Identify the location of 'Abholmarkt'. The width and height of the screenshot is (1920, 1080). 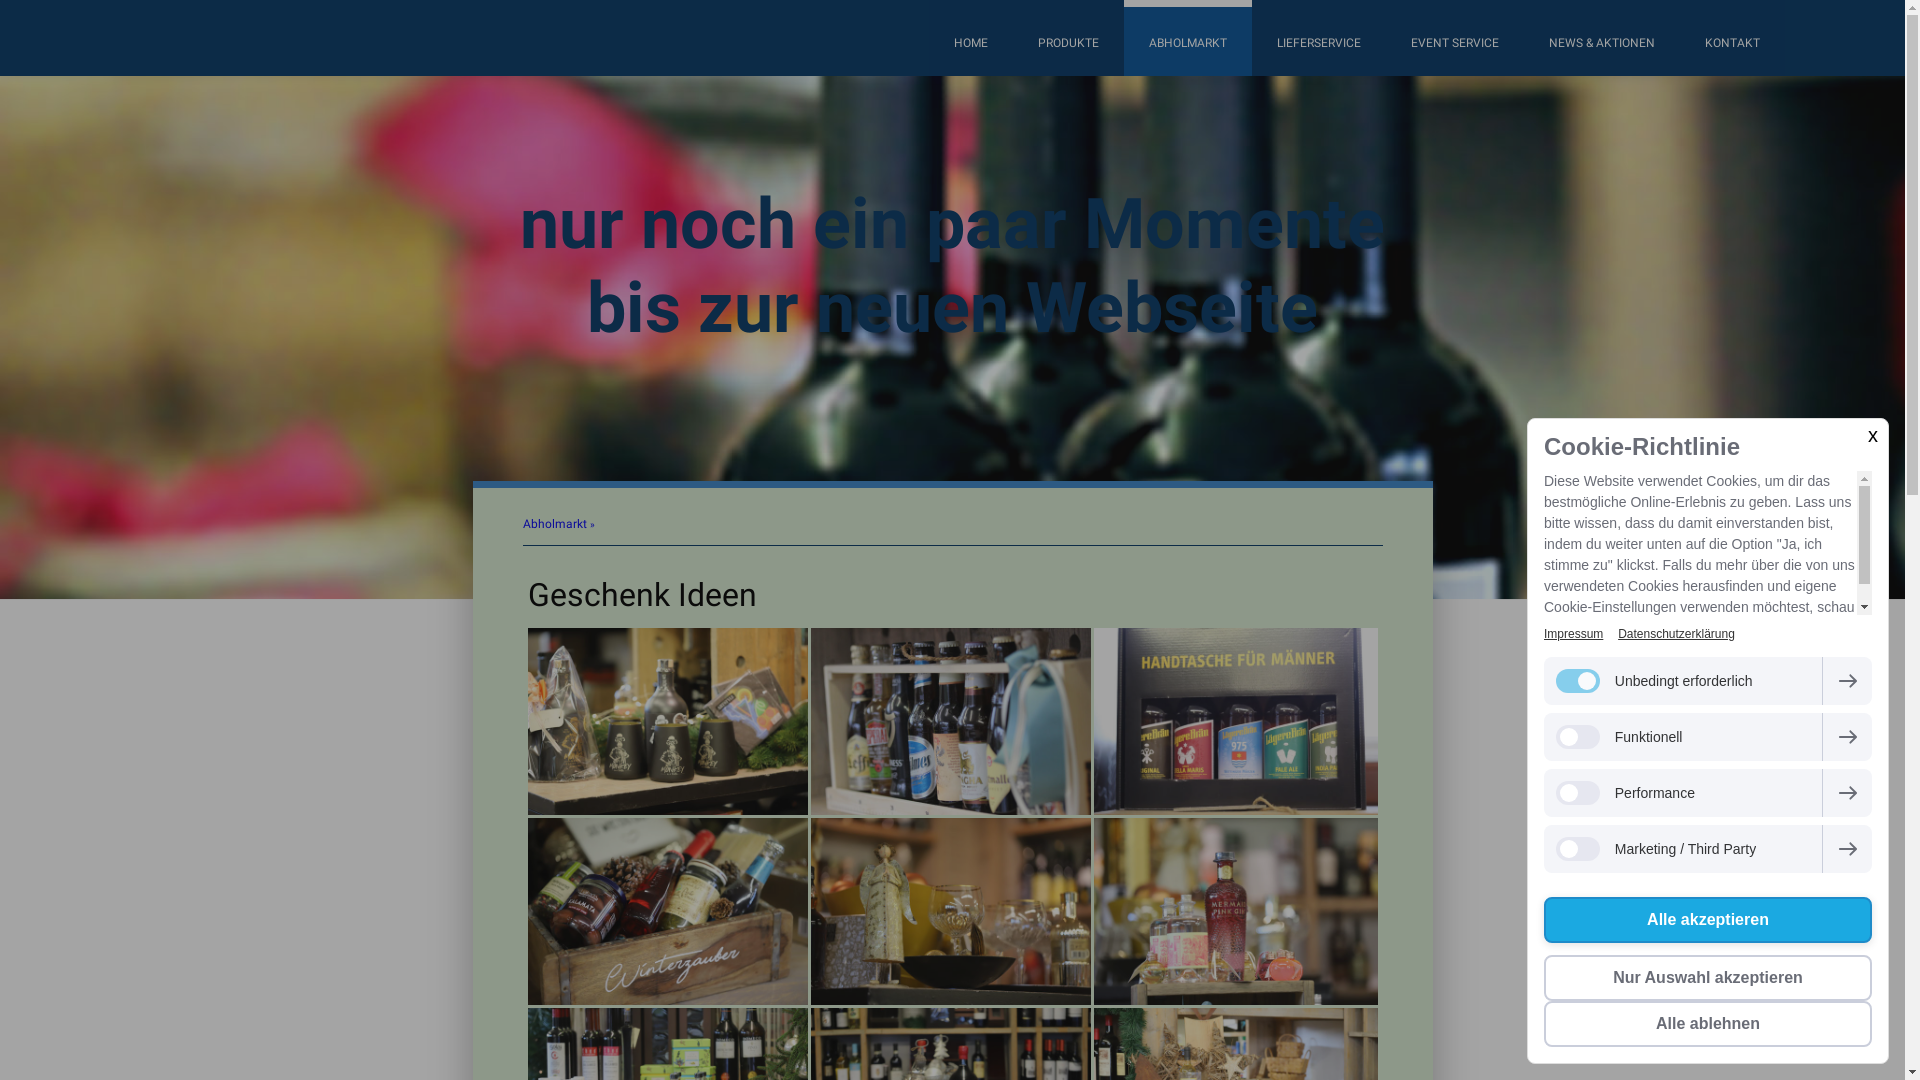
(522, 523).